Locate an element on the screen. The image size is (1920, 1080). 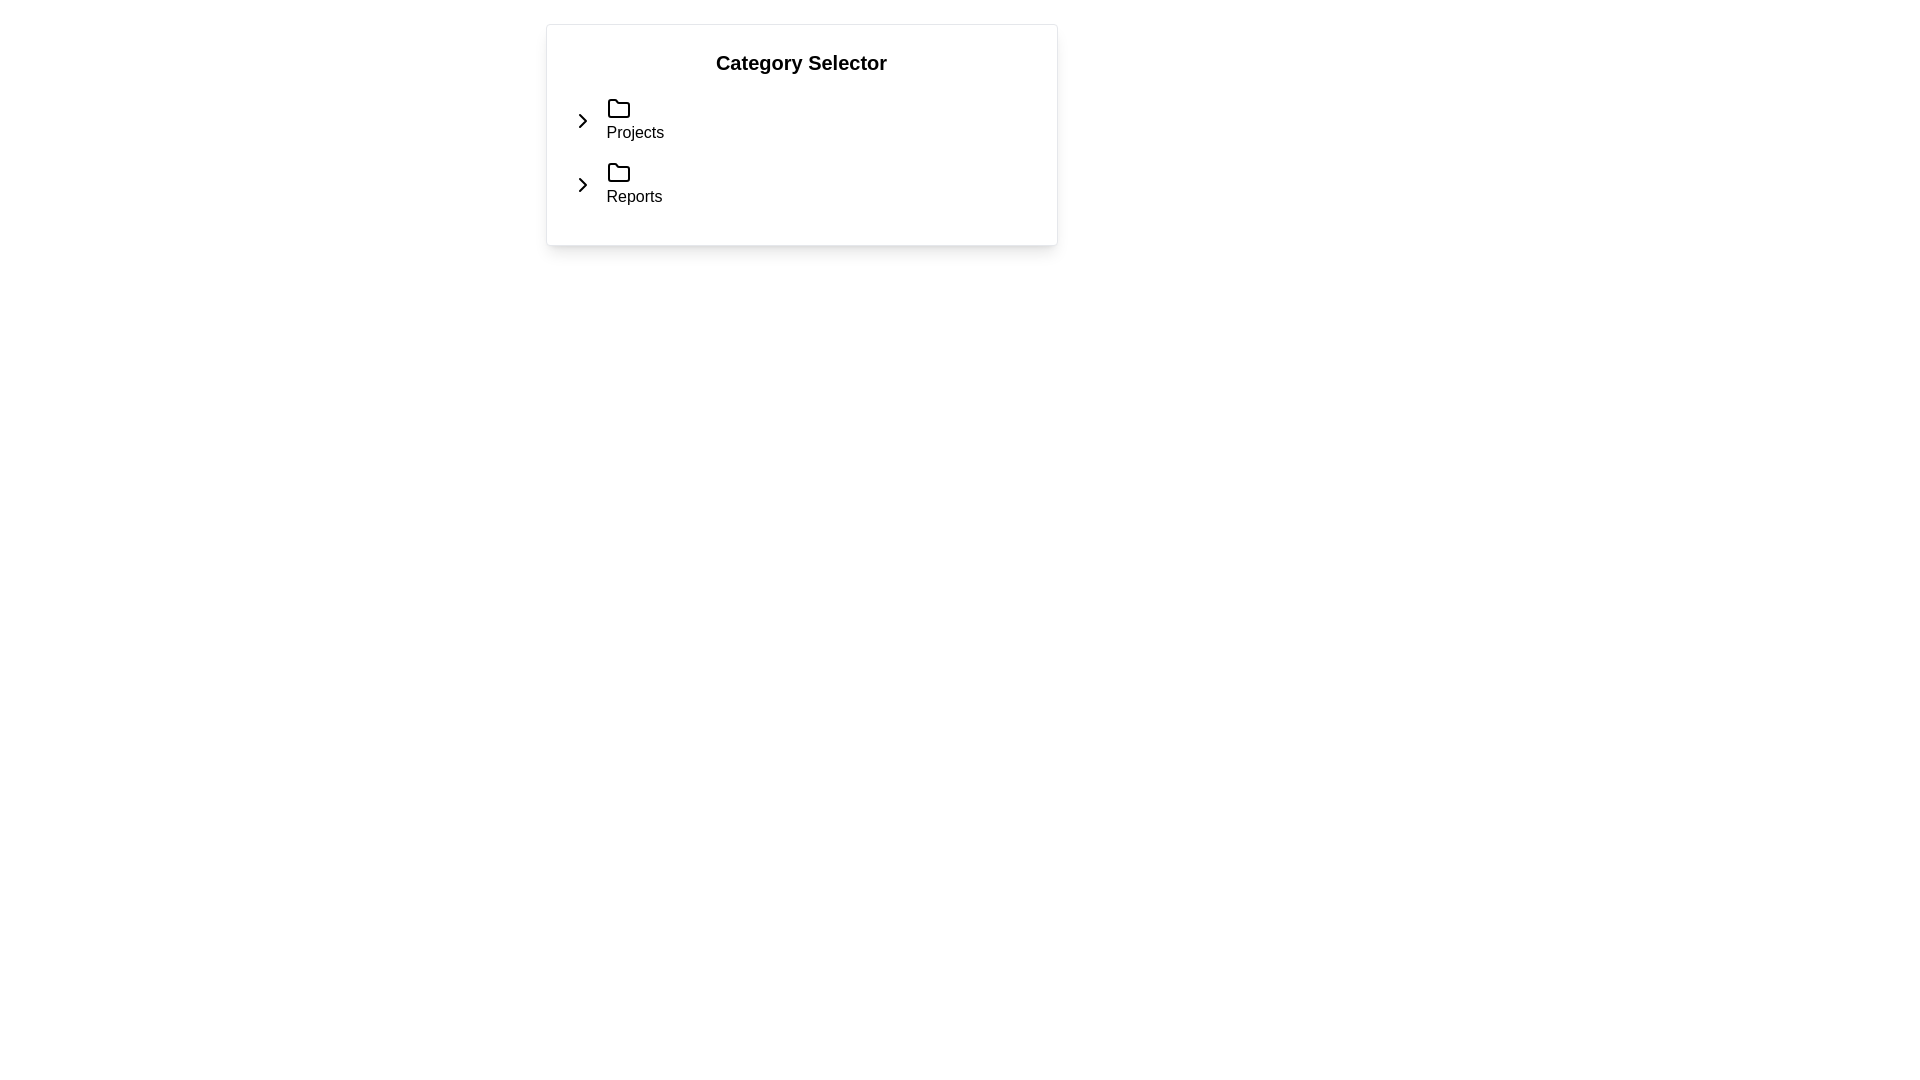
the folder icon located under the text 'Reports' is located at coordinates (617, 172).